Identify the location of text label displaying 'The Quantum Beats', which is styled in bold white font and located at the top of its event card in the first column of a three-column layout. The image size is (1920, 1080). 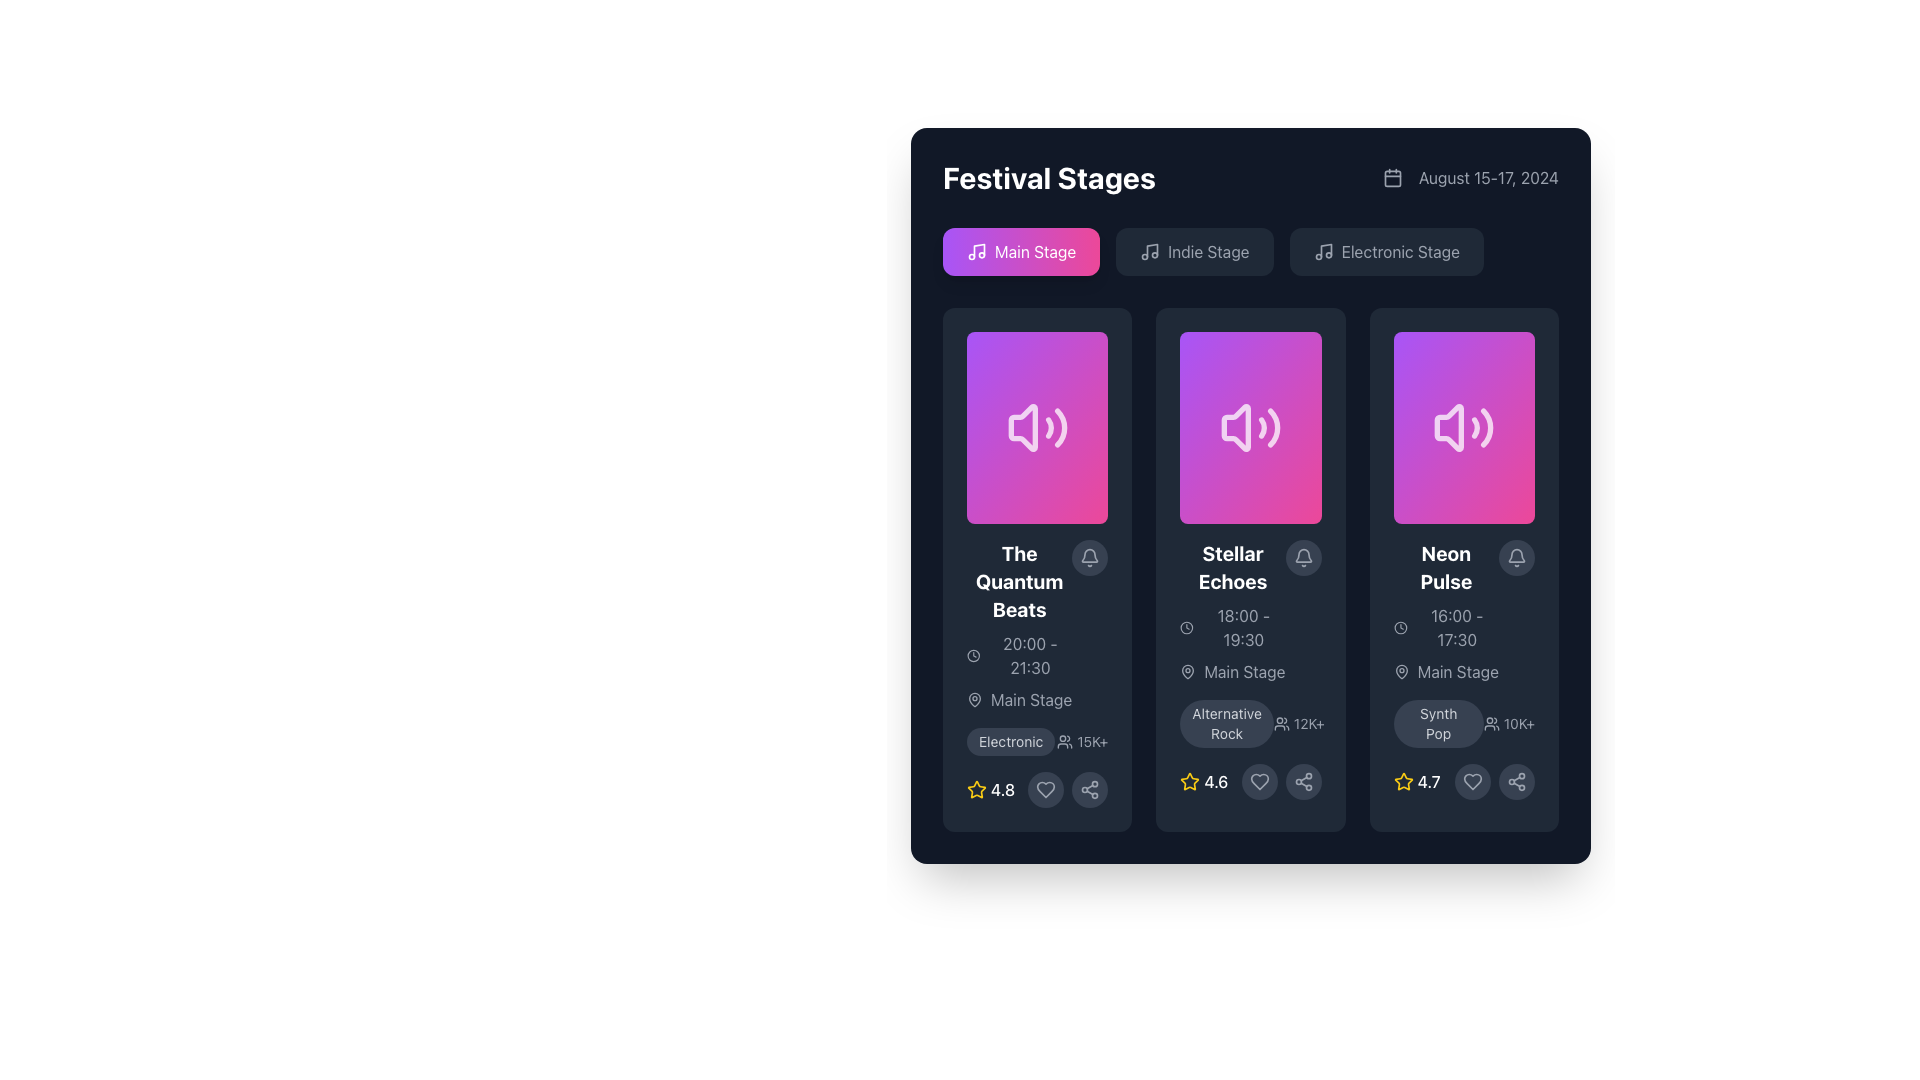
(1019, 582).